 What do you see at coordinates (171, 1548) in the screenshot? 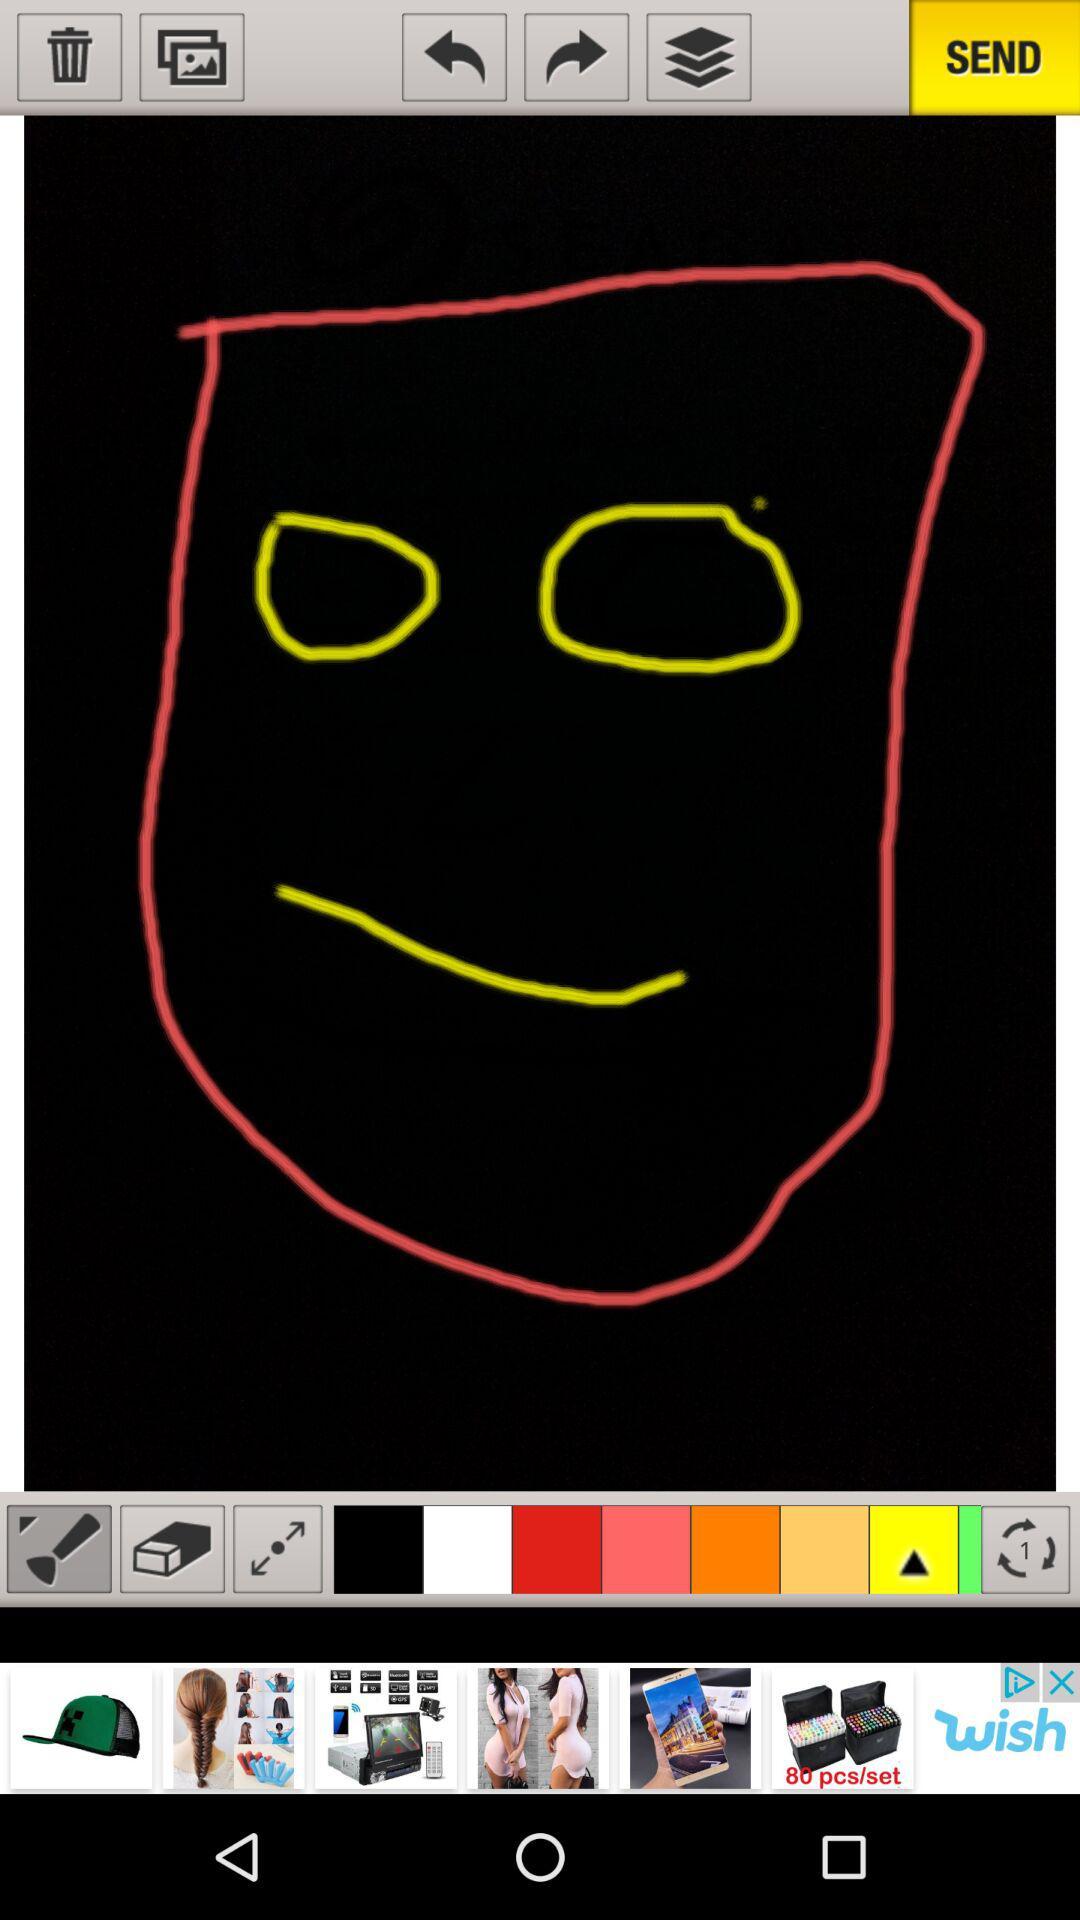
I see `eraser tool` at bounding box center [171, 1548].